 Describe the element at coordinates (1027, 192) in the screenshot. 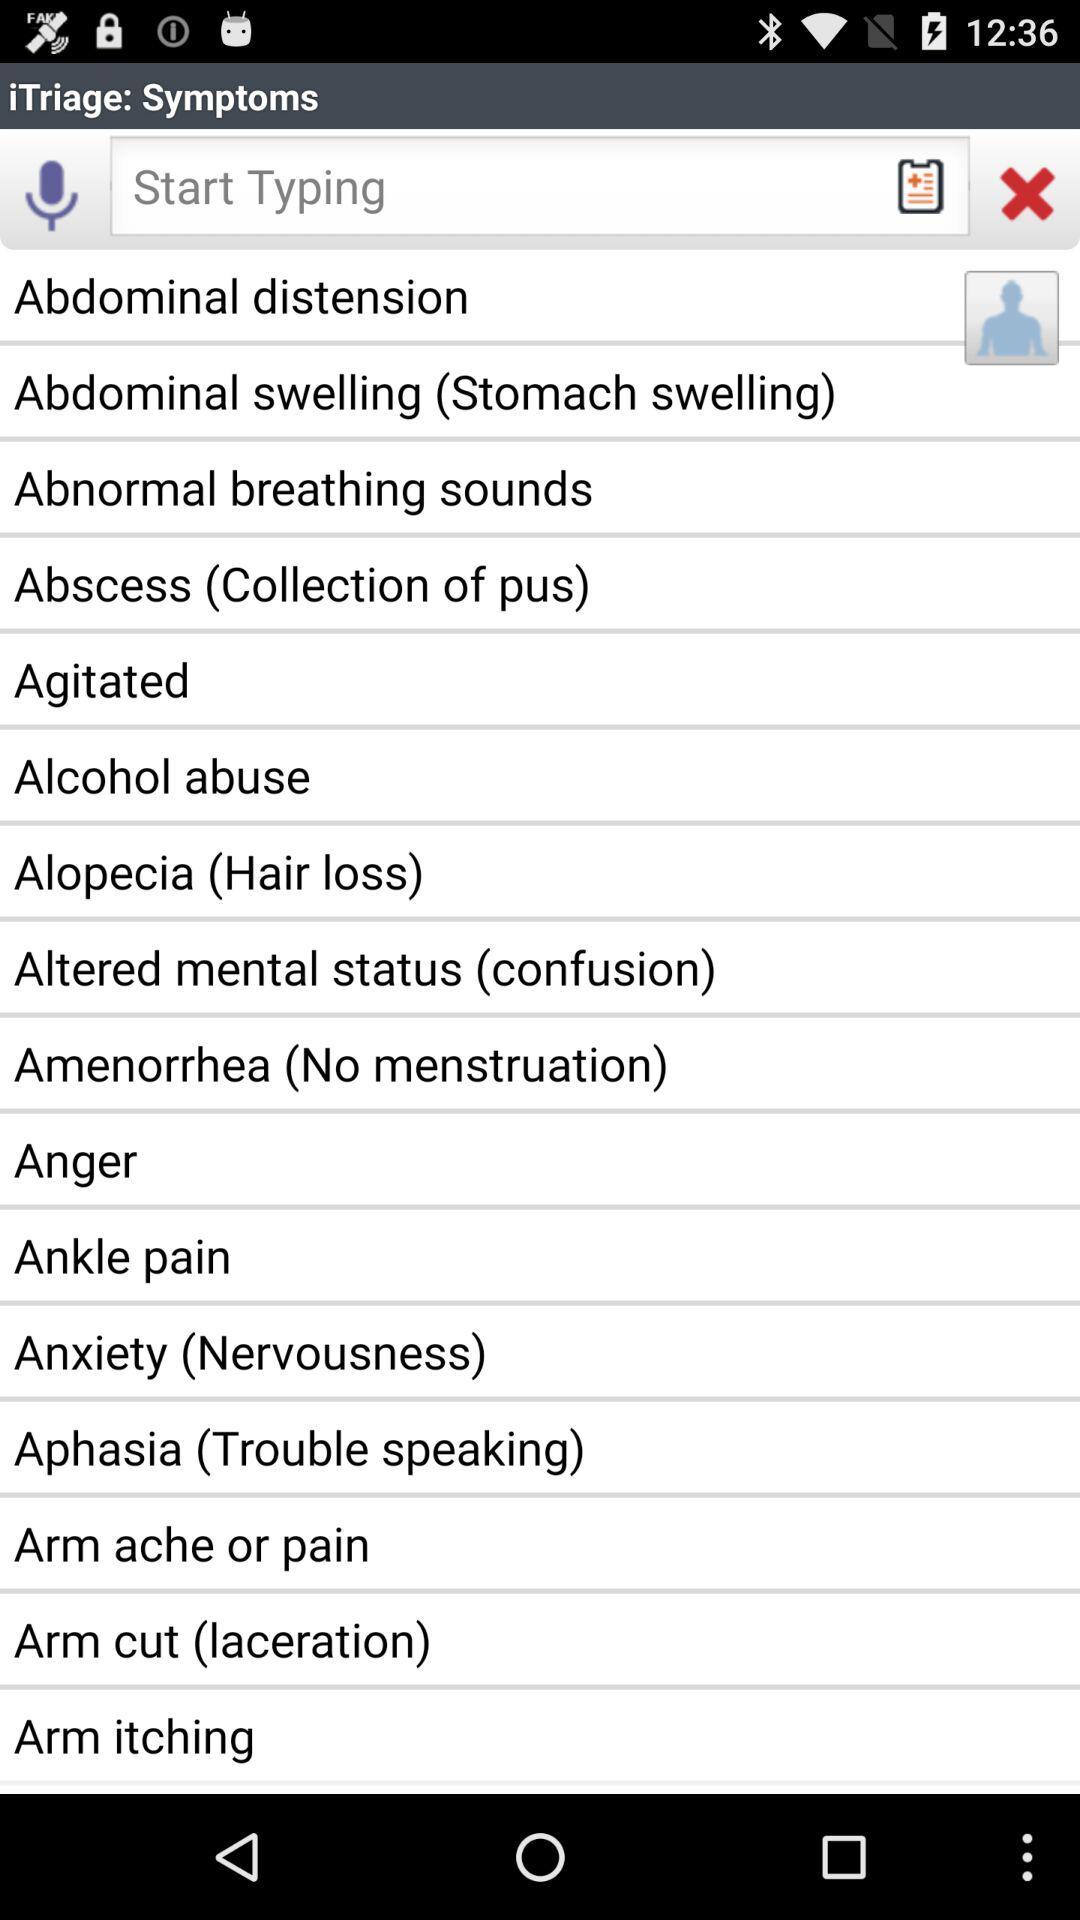

I see `app above the abdominal distension` at that location.